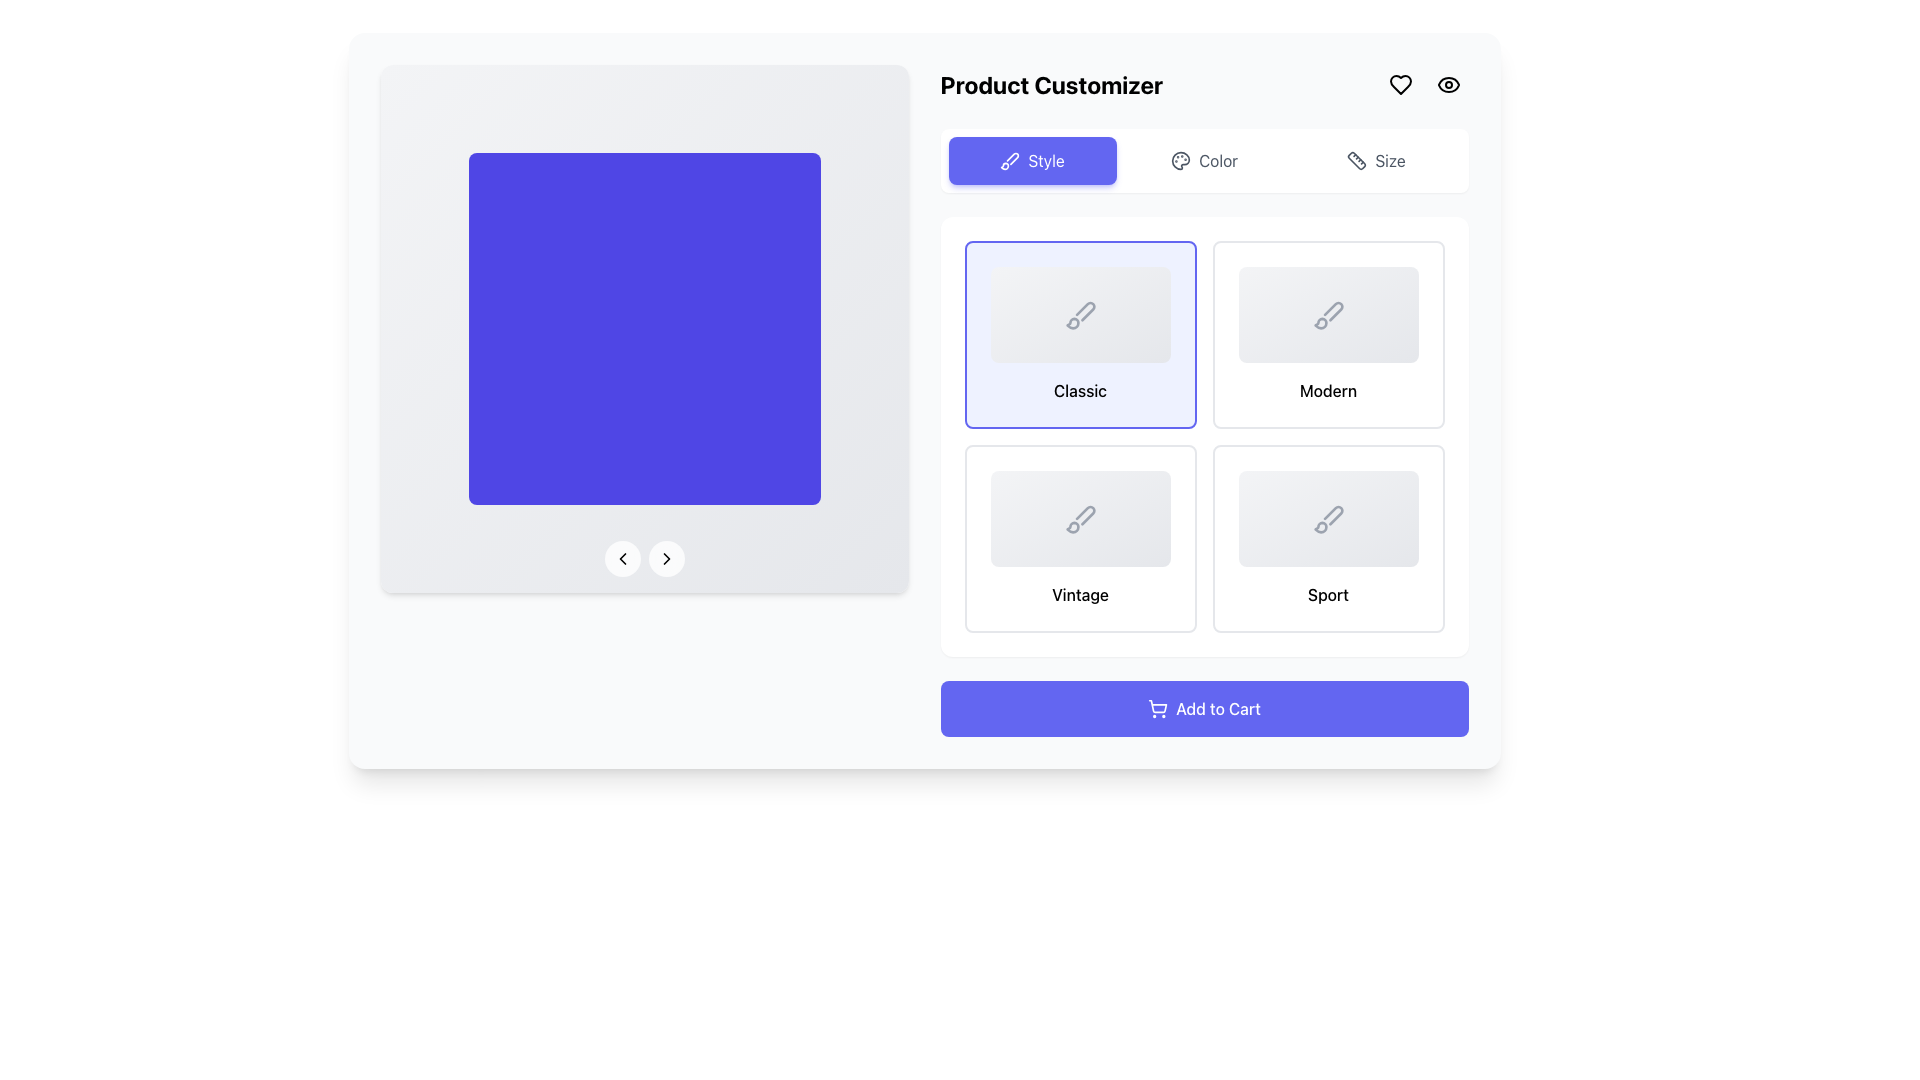  I want to click on the 'Vintage' selectable card located in the second row and second position of the card grid under the 'Style' section, so click(1079, 518).